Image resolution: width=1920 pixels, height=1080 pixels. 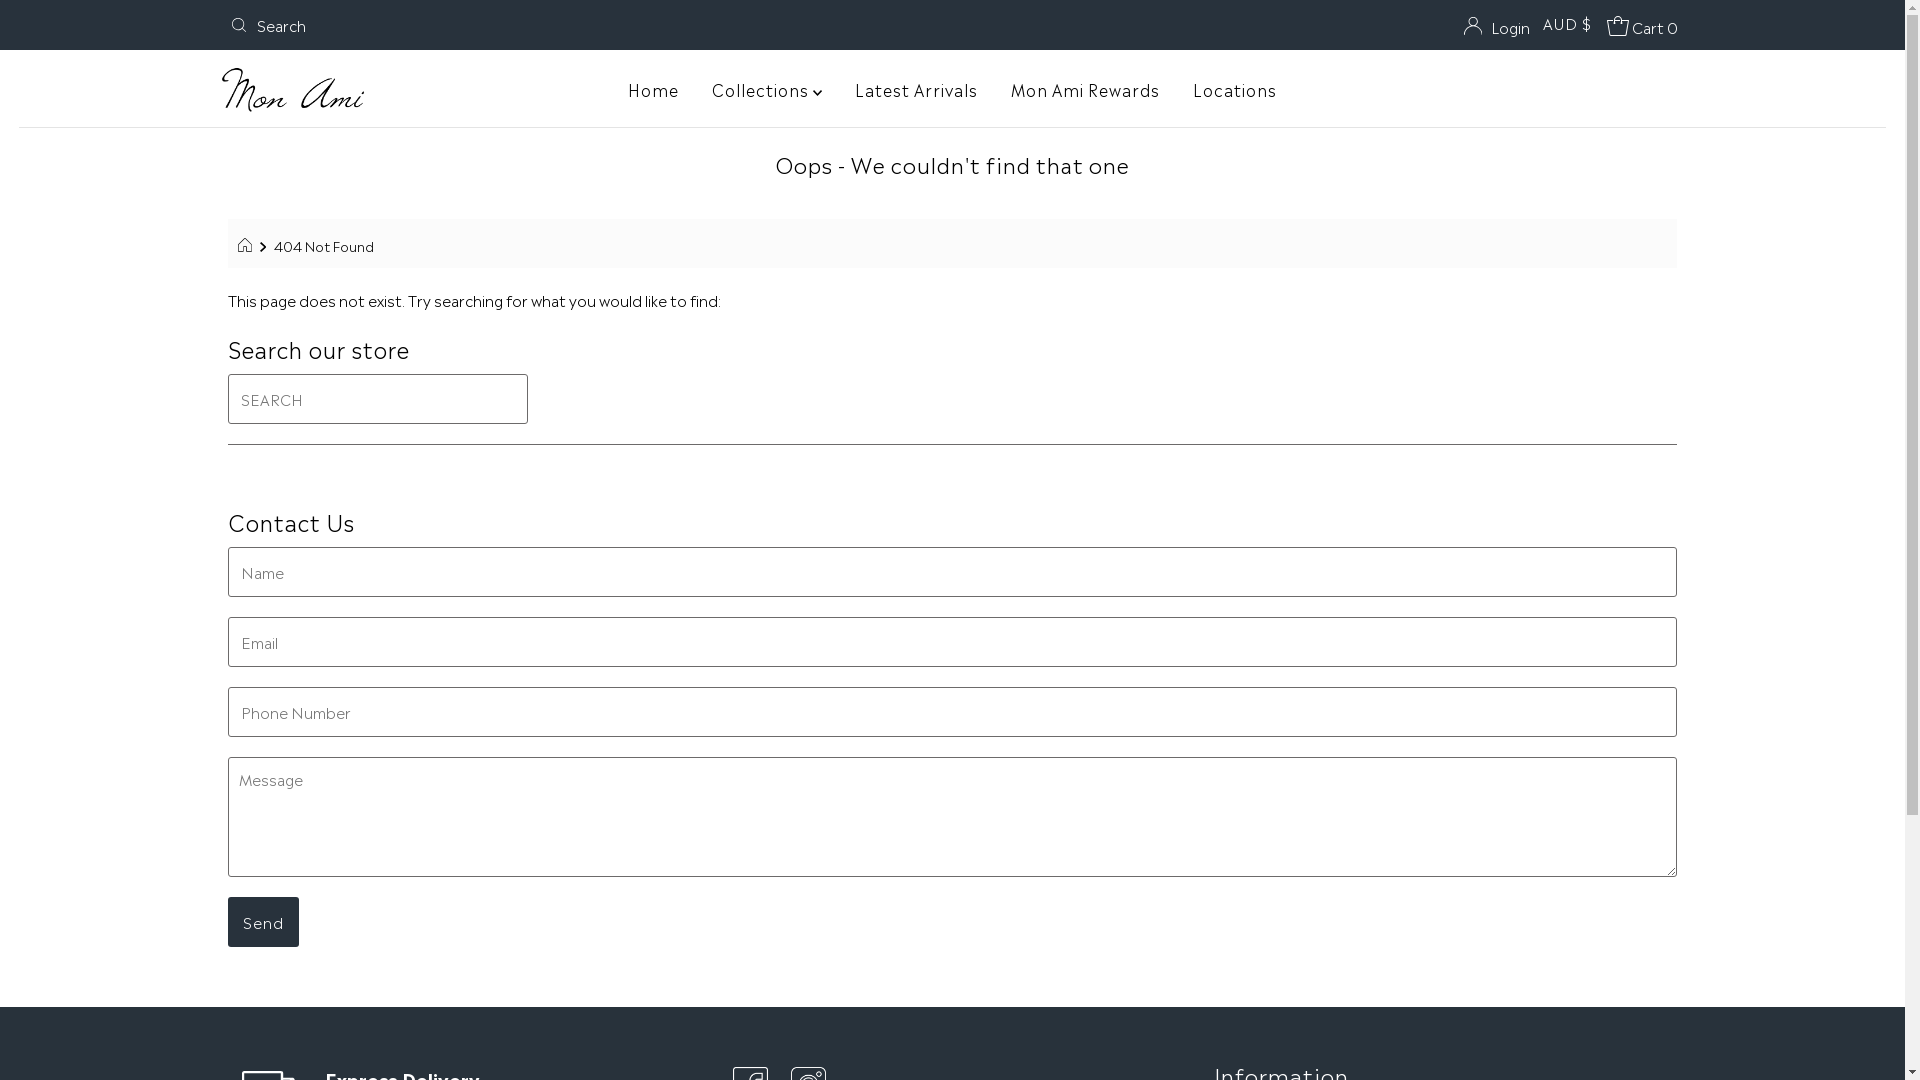 I want to click on 'Mon Ami Rewards', so click(x=1084, y=87).